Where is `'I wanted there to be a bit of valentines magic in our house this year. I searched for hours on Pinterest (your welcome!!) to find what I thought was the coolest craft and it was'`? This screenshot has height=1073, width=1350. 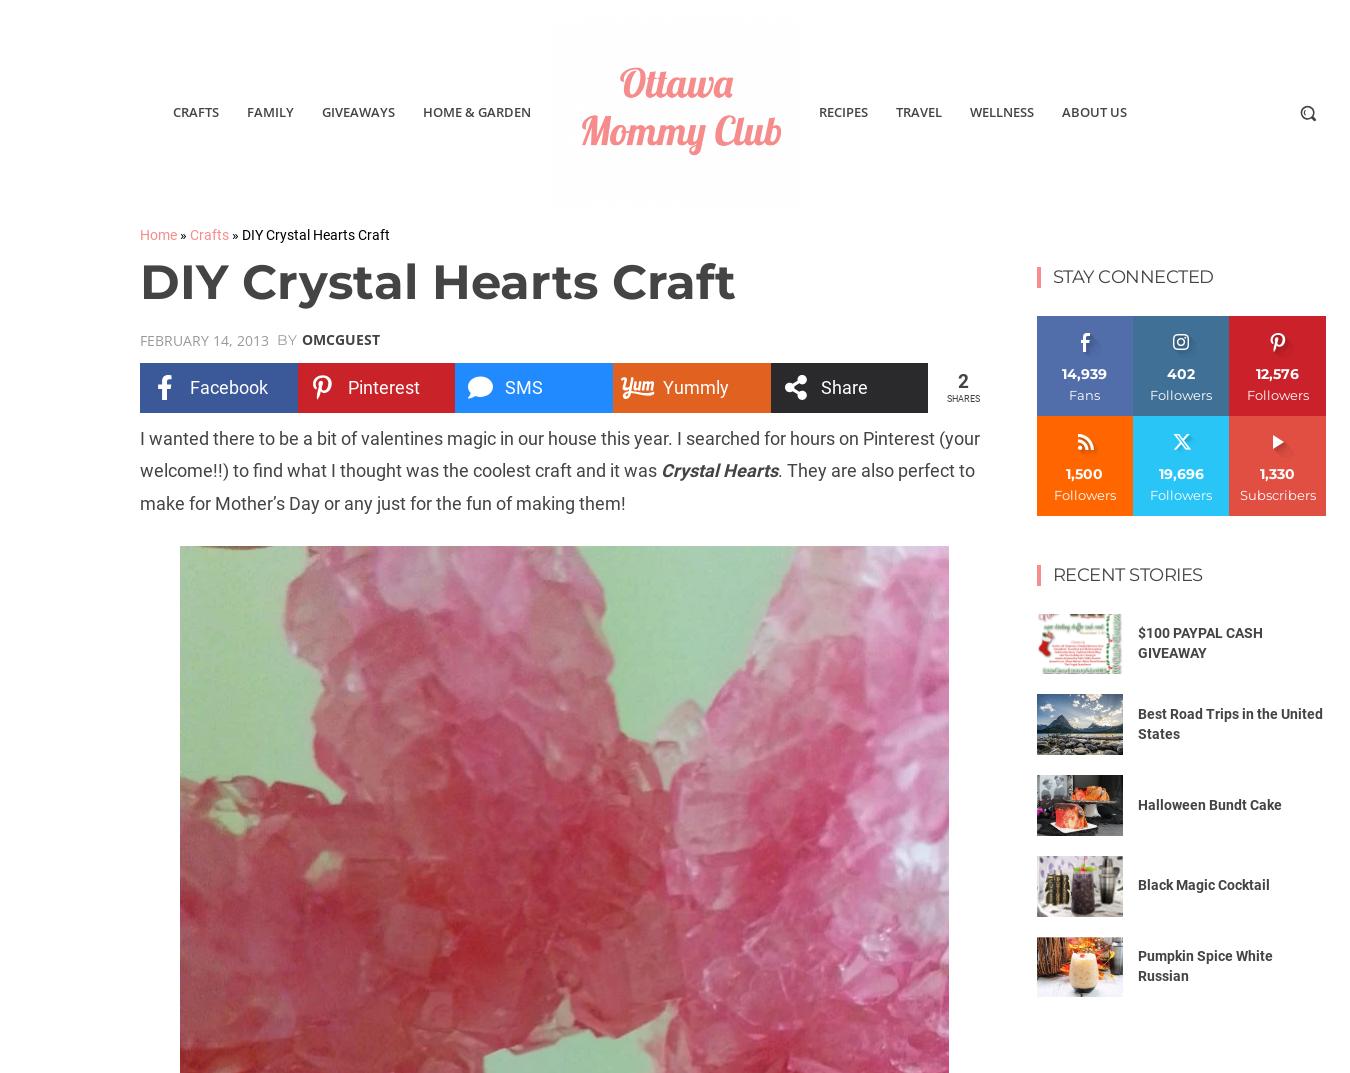 'I wanted there to be a bit of valentines magic in our house this year. I searched for hours on Pinterest (your welcome!!) to find what I thought was the coolest craft and it was' is located at coordinates (558, 453).